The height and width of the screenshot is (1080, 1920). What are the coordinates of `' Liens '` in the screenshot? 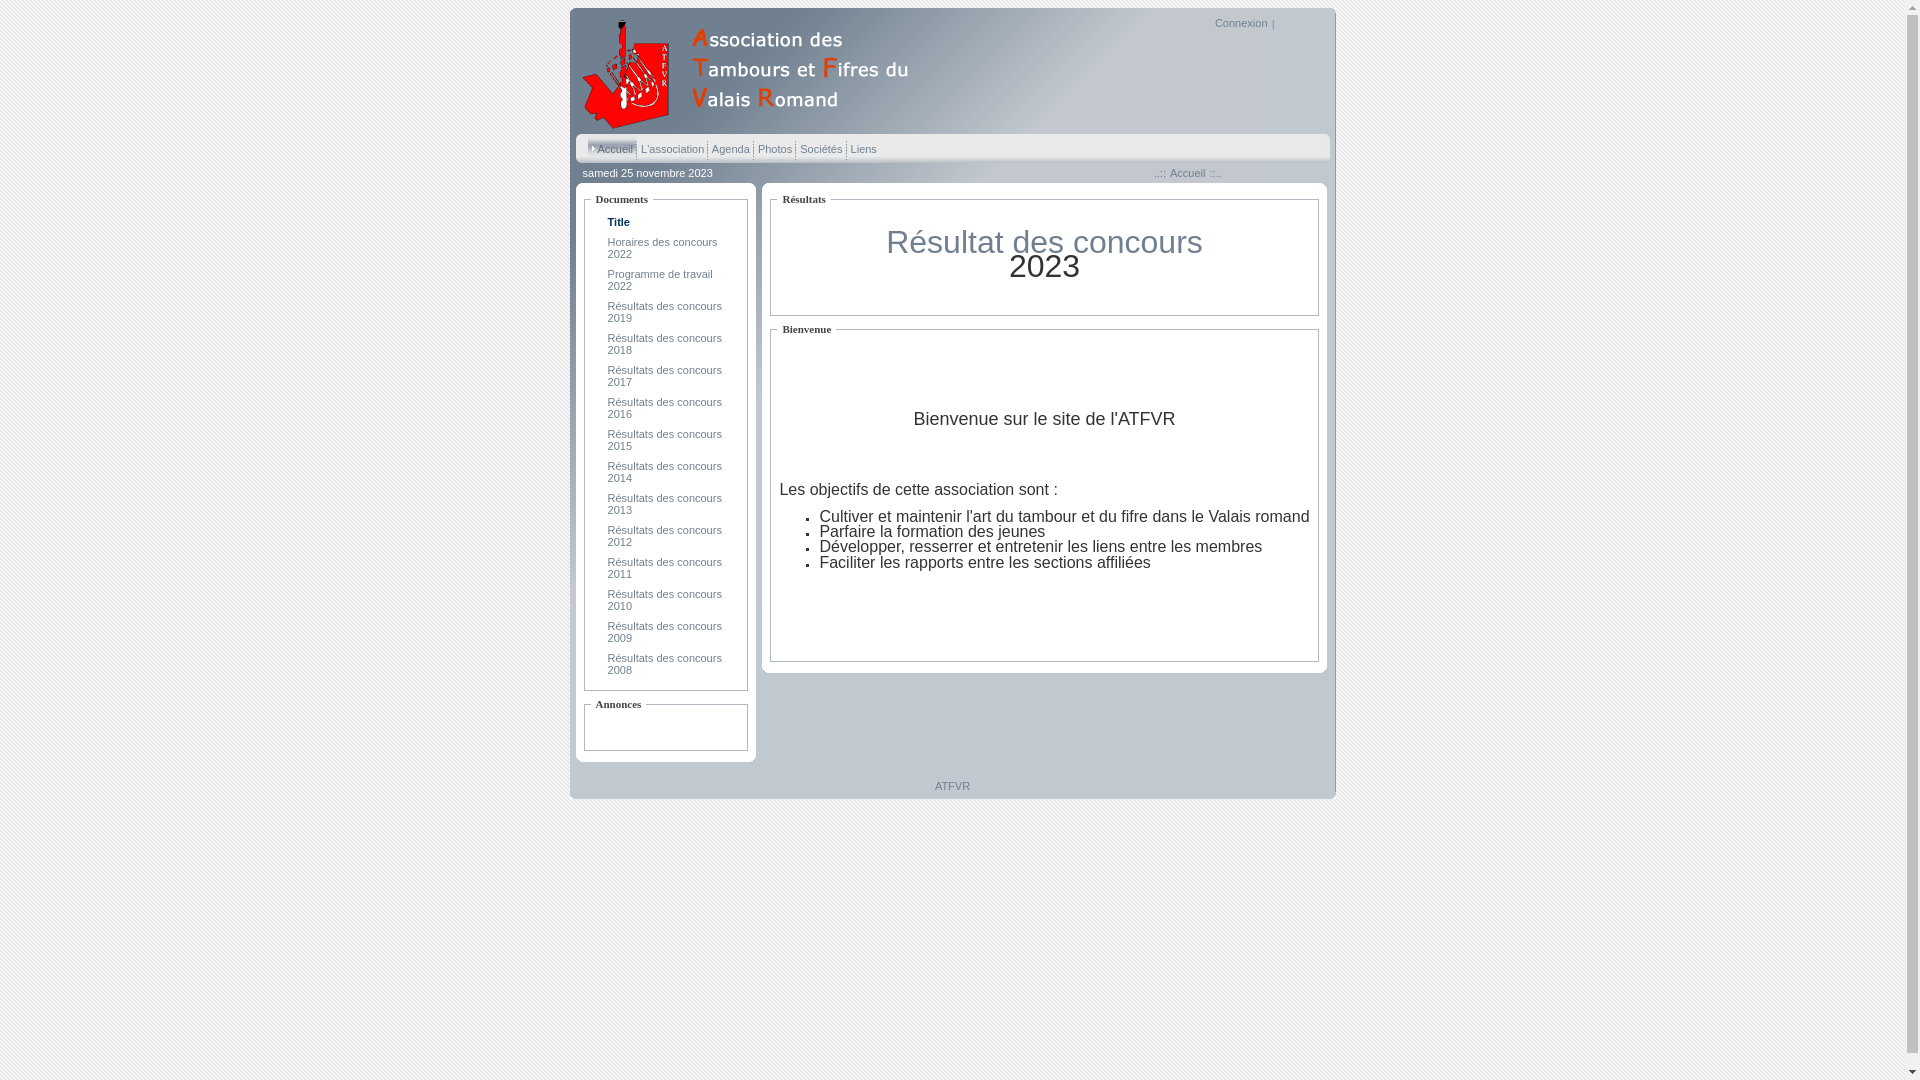 It's located at (863, 147).